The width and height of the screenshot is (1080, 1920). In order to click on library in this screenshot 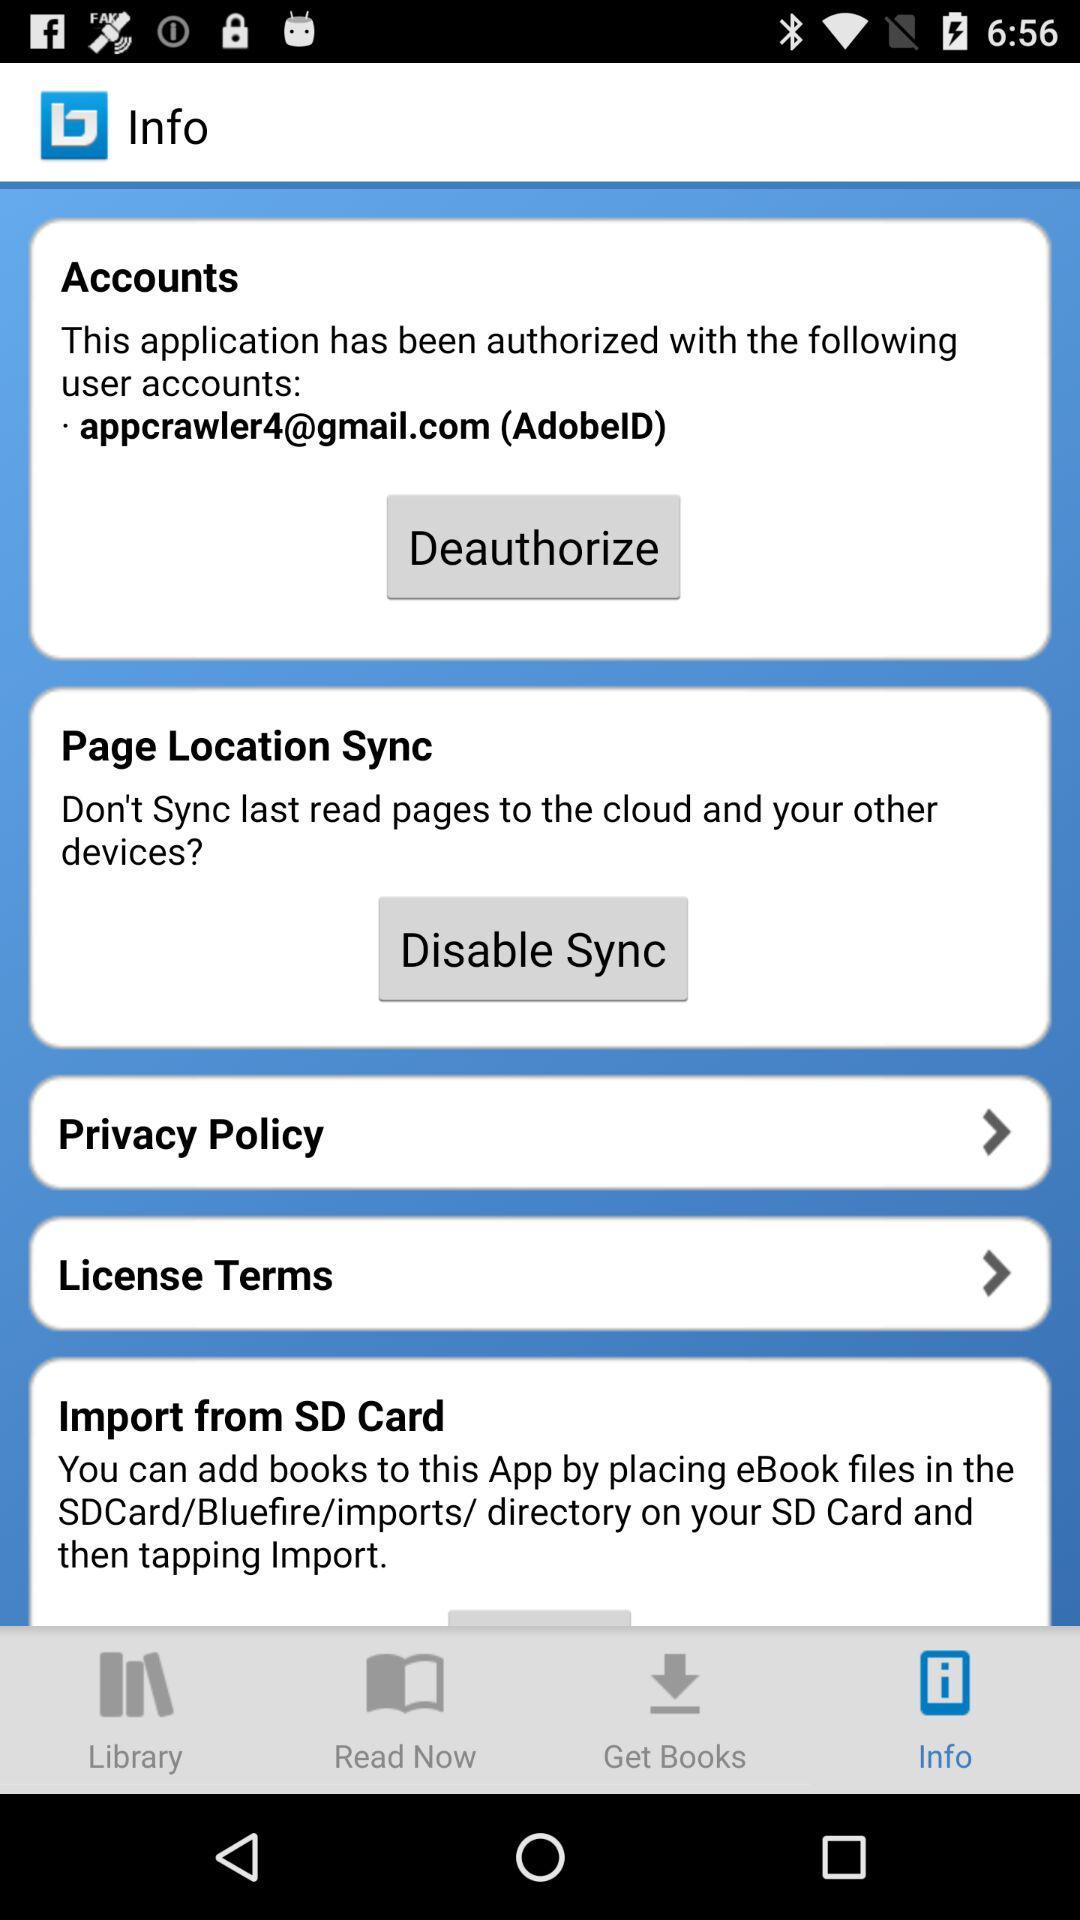, I will do `click(135, 1708)`.